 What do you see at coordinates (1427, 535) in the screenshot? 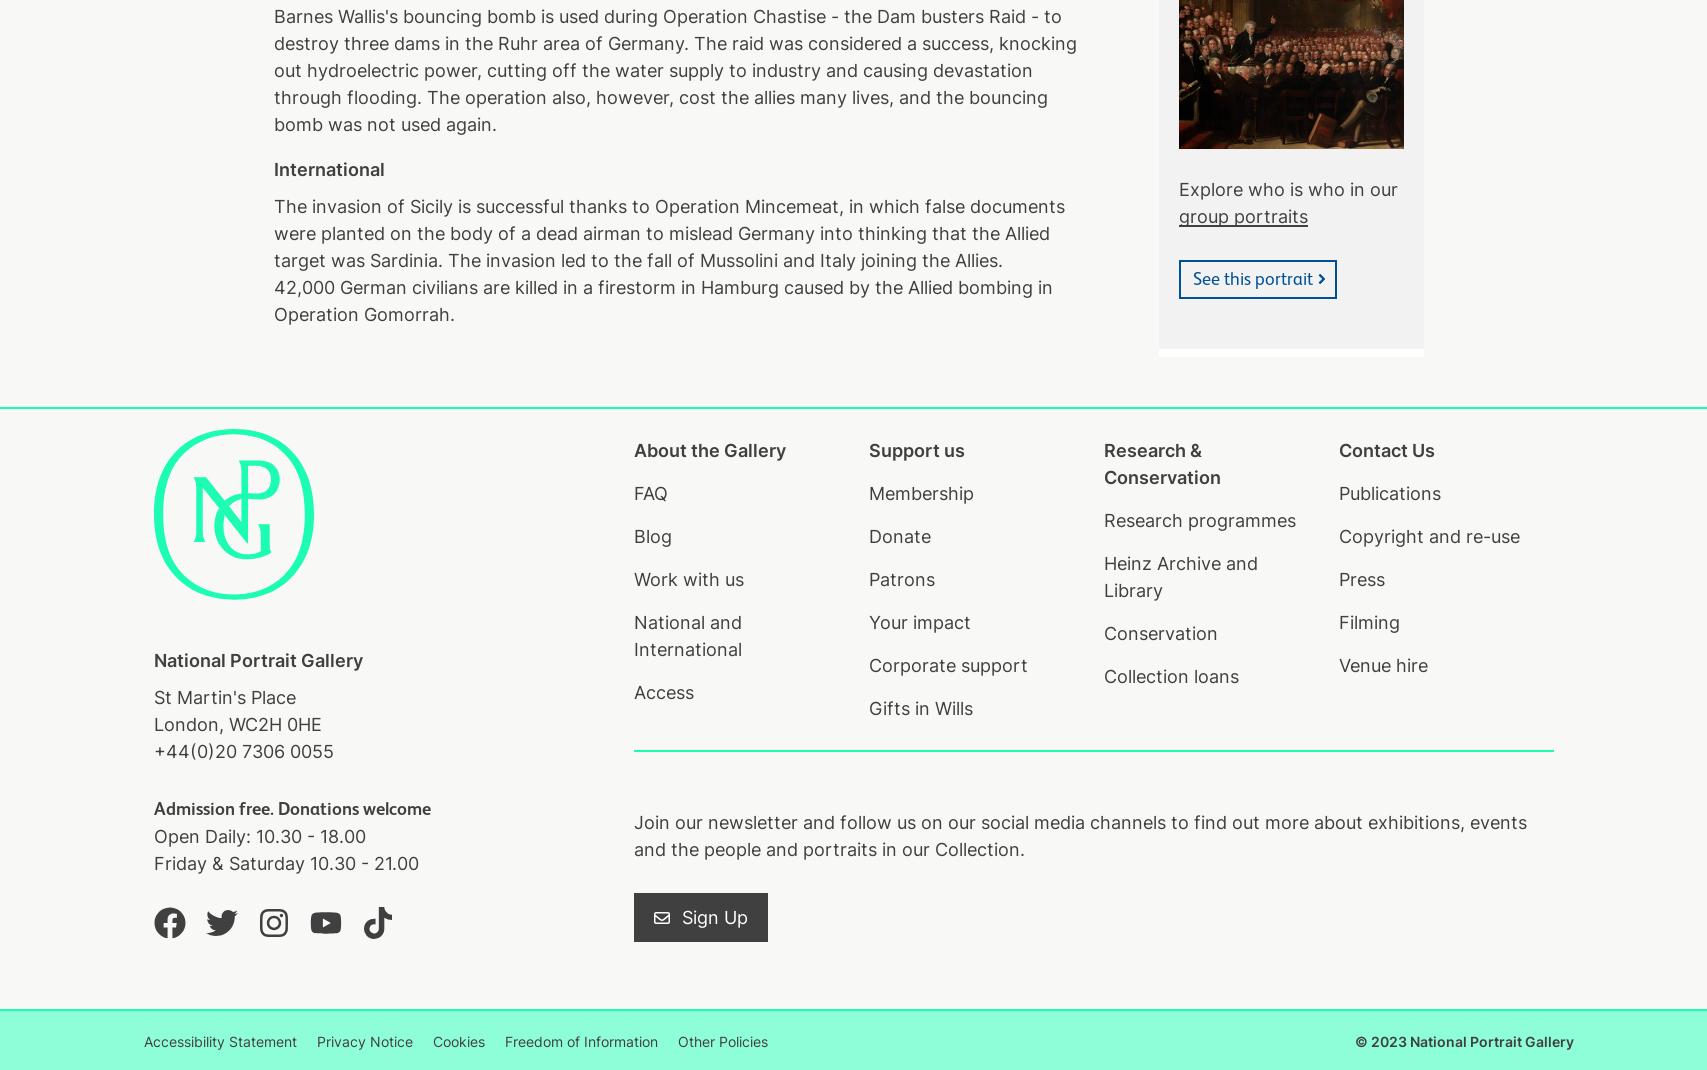
I see `'Copyright and re-use'` at bounding box center [1427, 535].